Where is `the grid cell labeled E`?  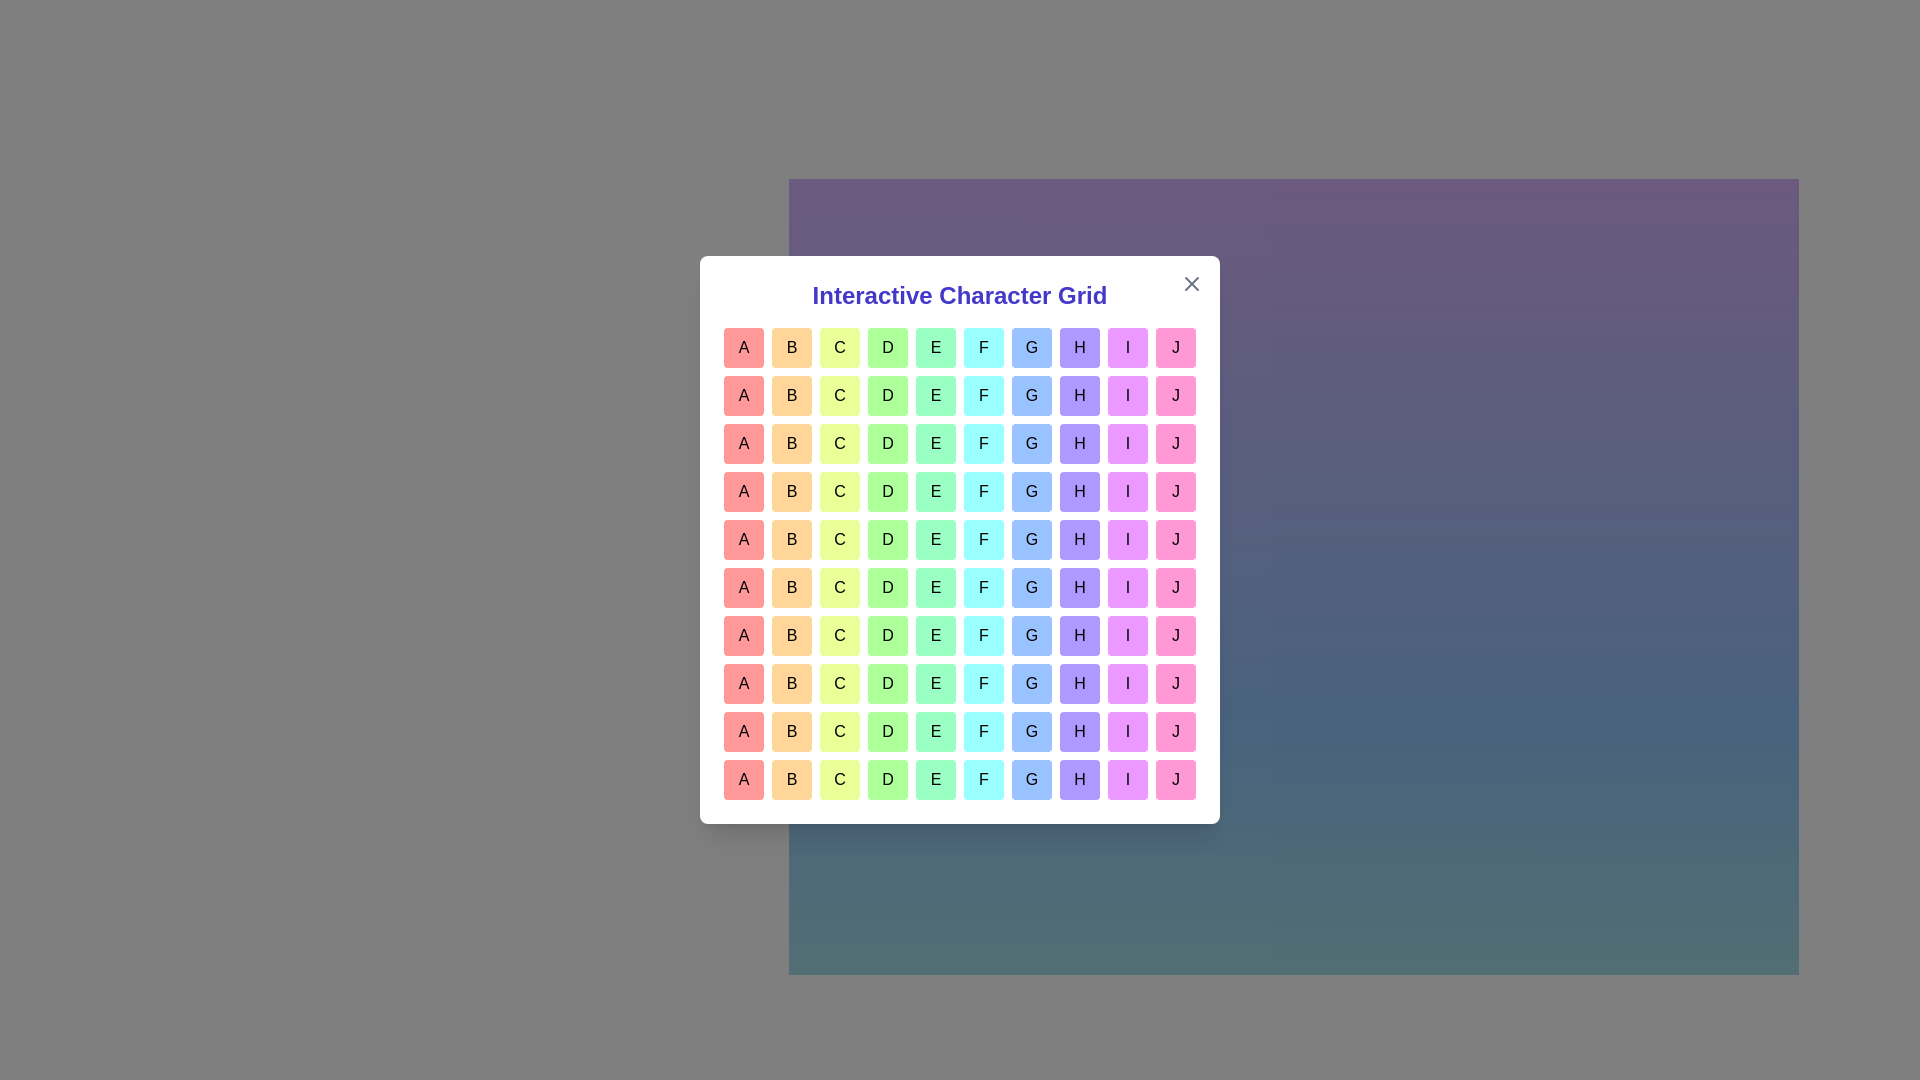
the grid cell labeled E is located at coordinates (935, 346).